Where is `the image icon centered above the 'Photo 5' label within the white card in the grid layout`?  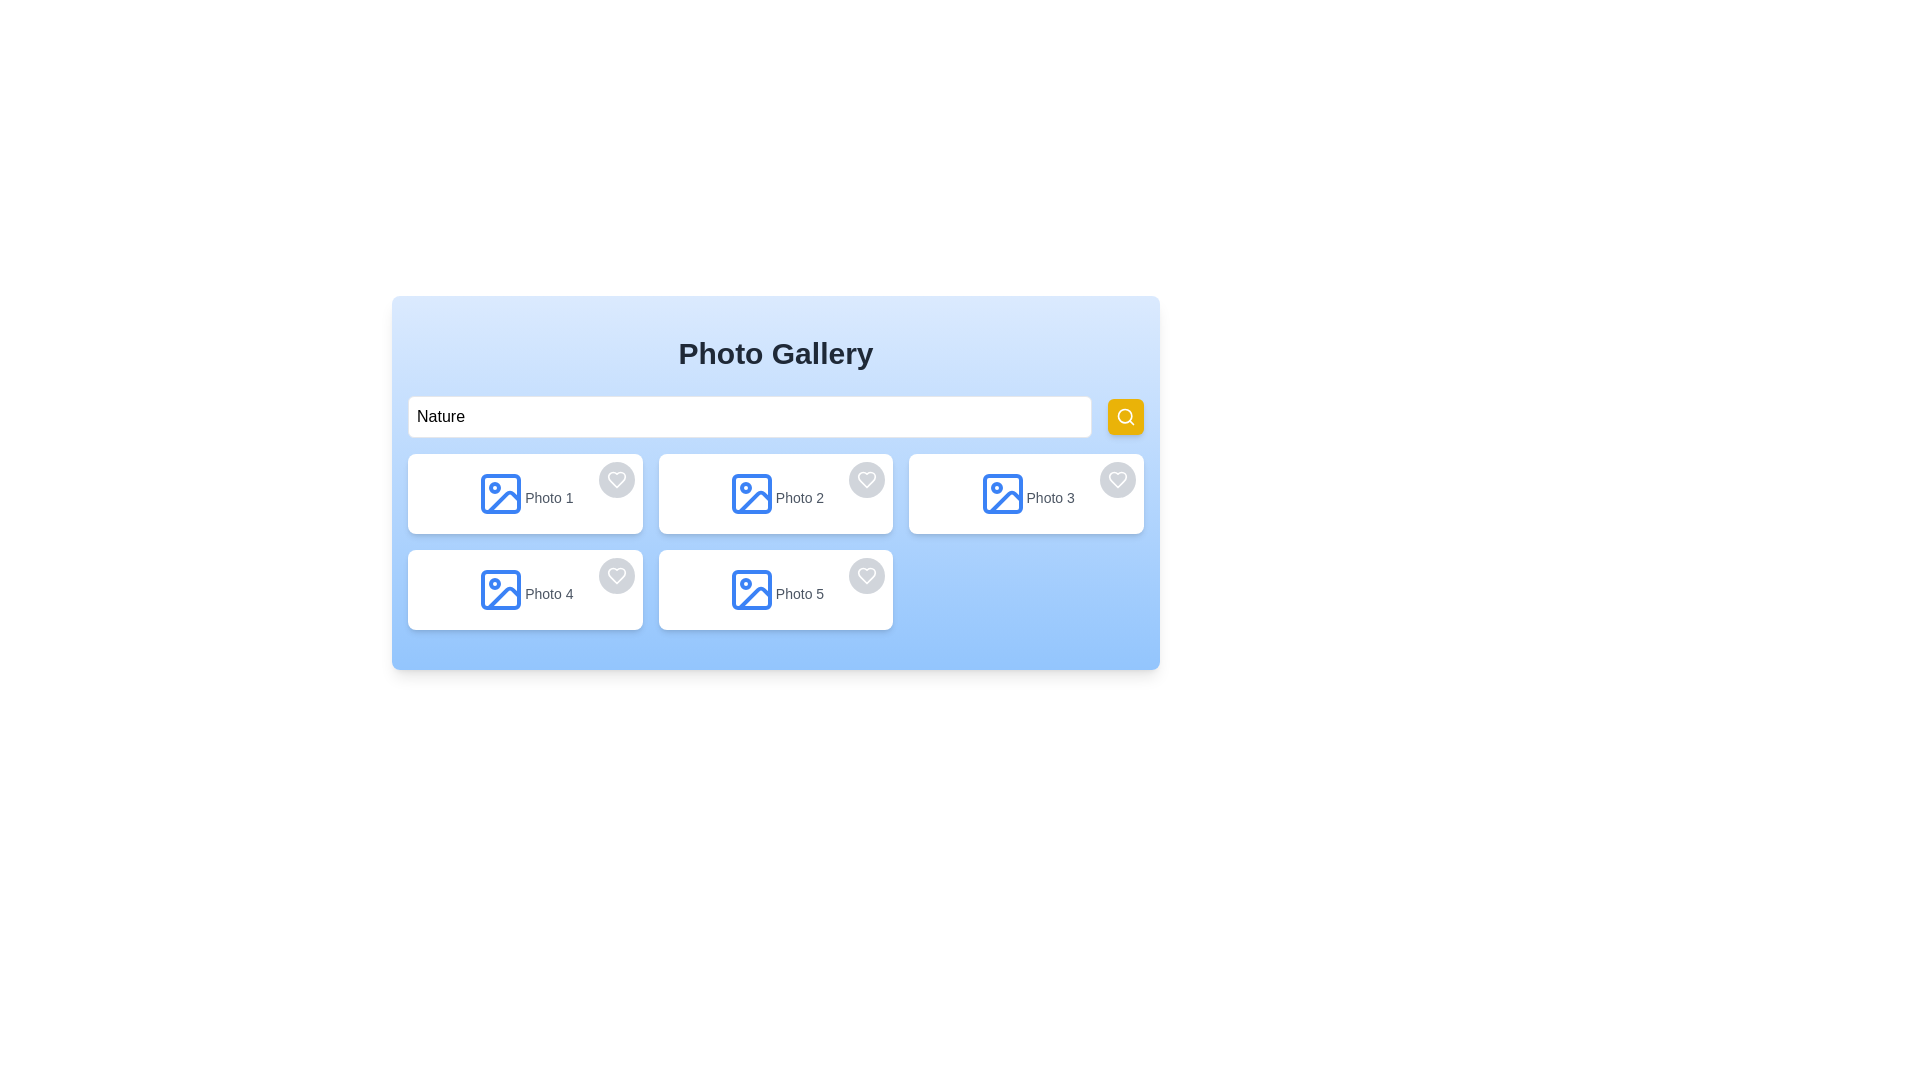
the image icon centered above the 'Photo 5' label within the white card in the grid layout is located at coordinates (750, 589).